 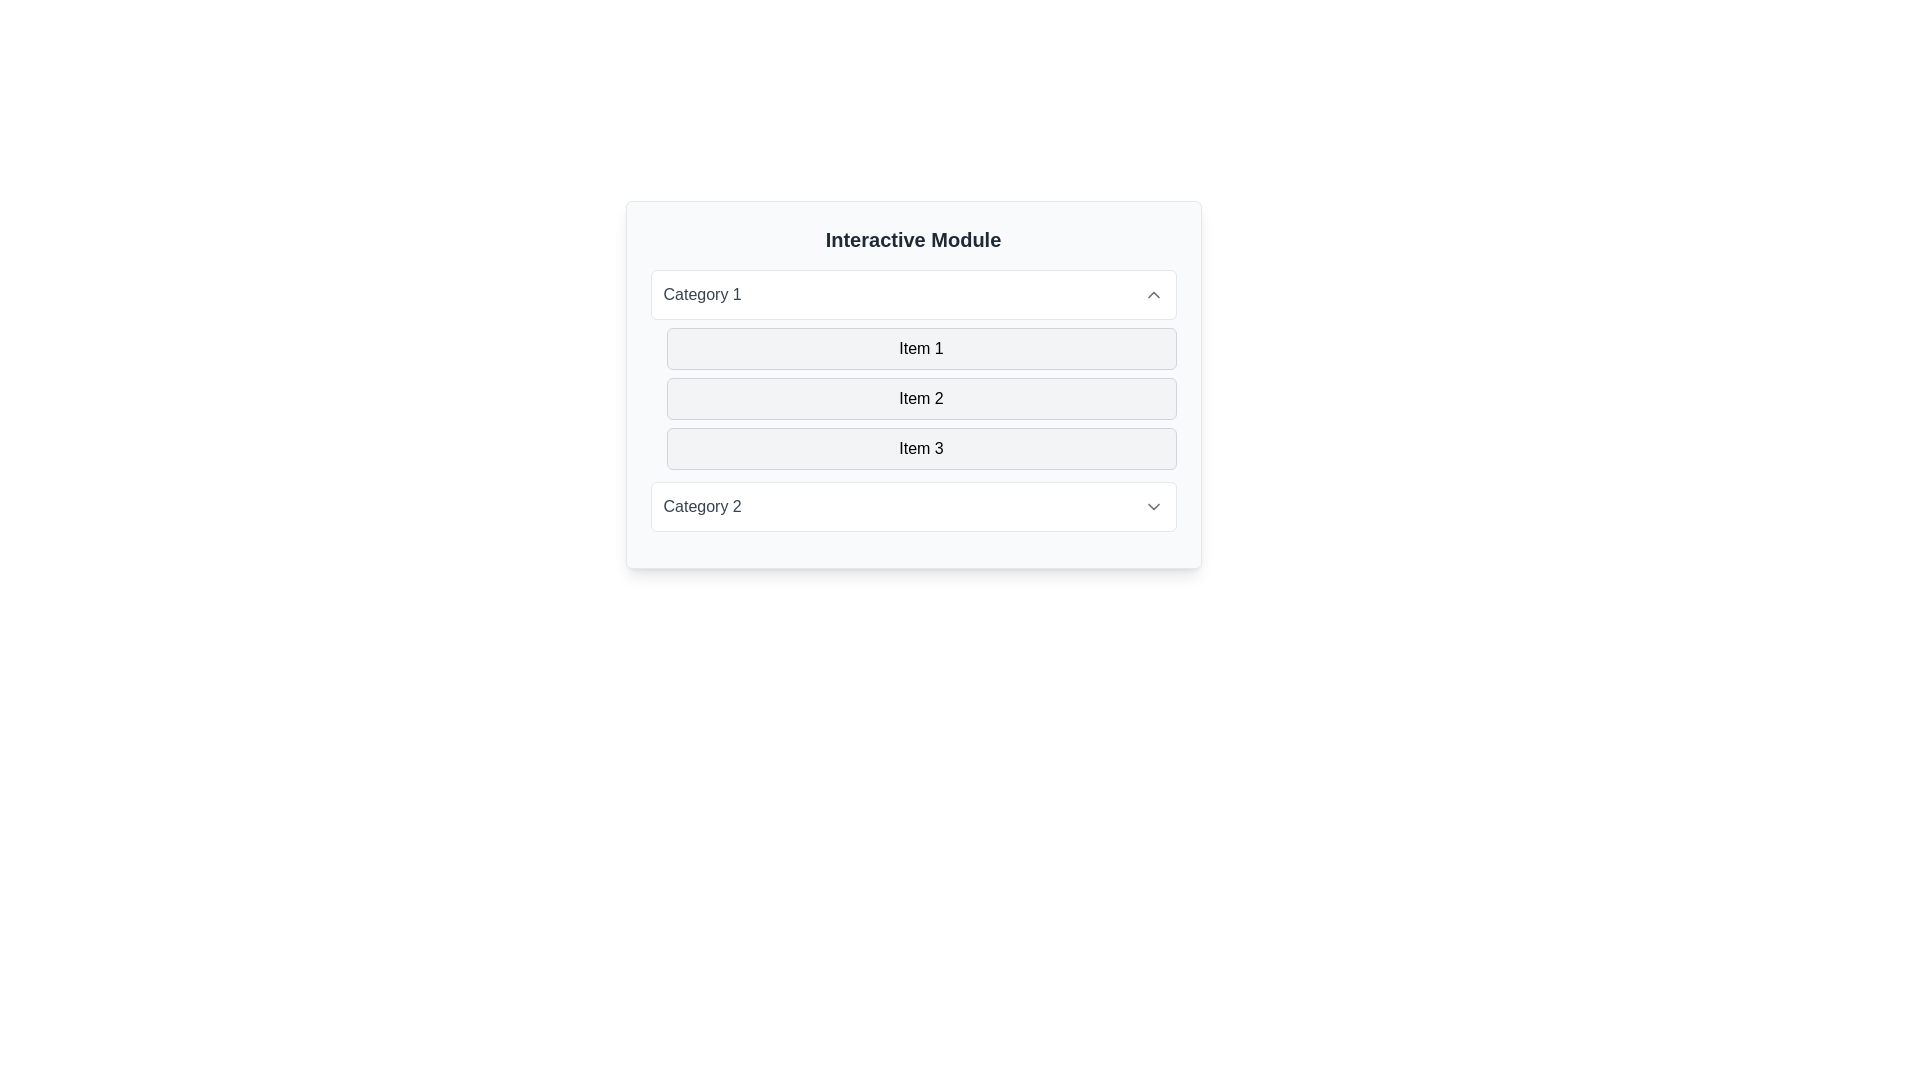 I want to click on the text label displaying 'Category 1' which is inside a white rounded rectangle with a subtle border, located above a list of items, so click(x=702, y=294).